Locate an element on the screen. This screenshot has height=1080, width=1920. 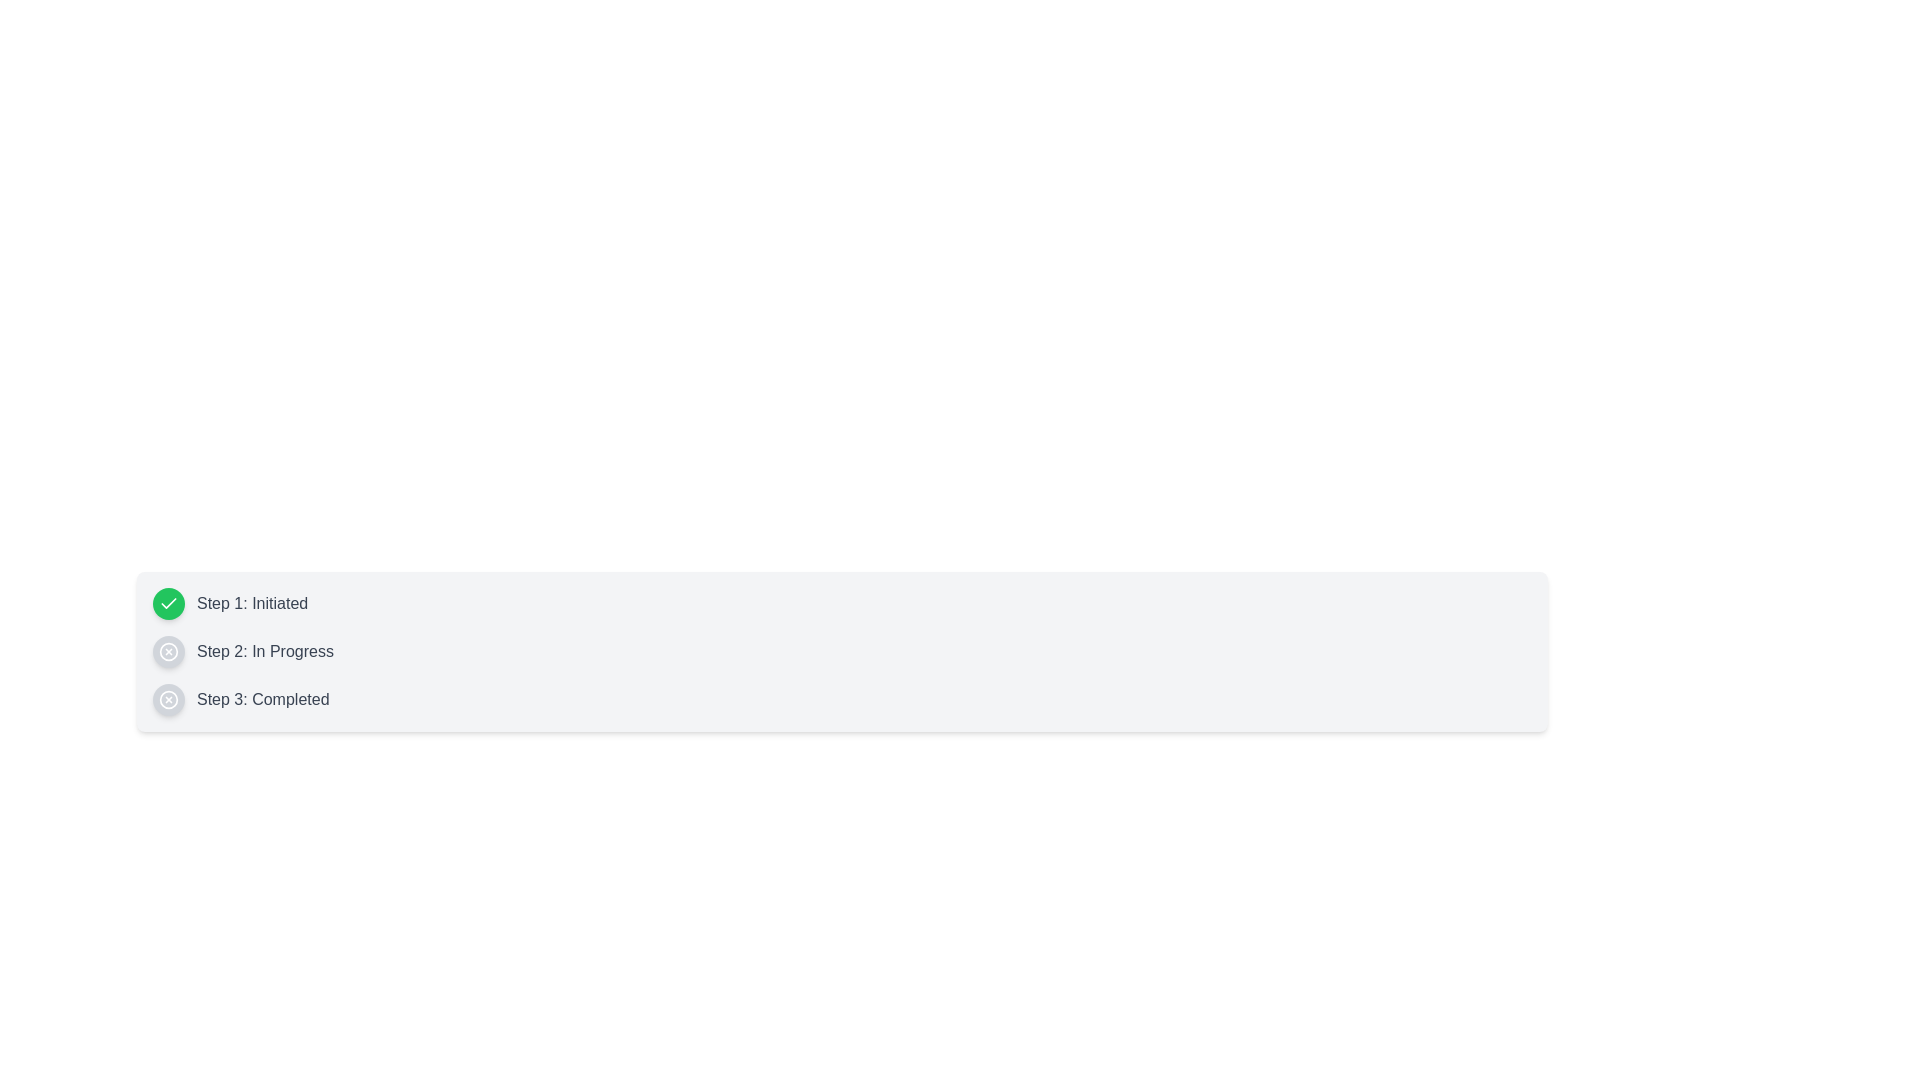
the appearance of the Circular SVG graphic that represents 'Step 3: Completed' in the multi-step visual indicator is located at coordinates (168, 698).